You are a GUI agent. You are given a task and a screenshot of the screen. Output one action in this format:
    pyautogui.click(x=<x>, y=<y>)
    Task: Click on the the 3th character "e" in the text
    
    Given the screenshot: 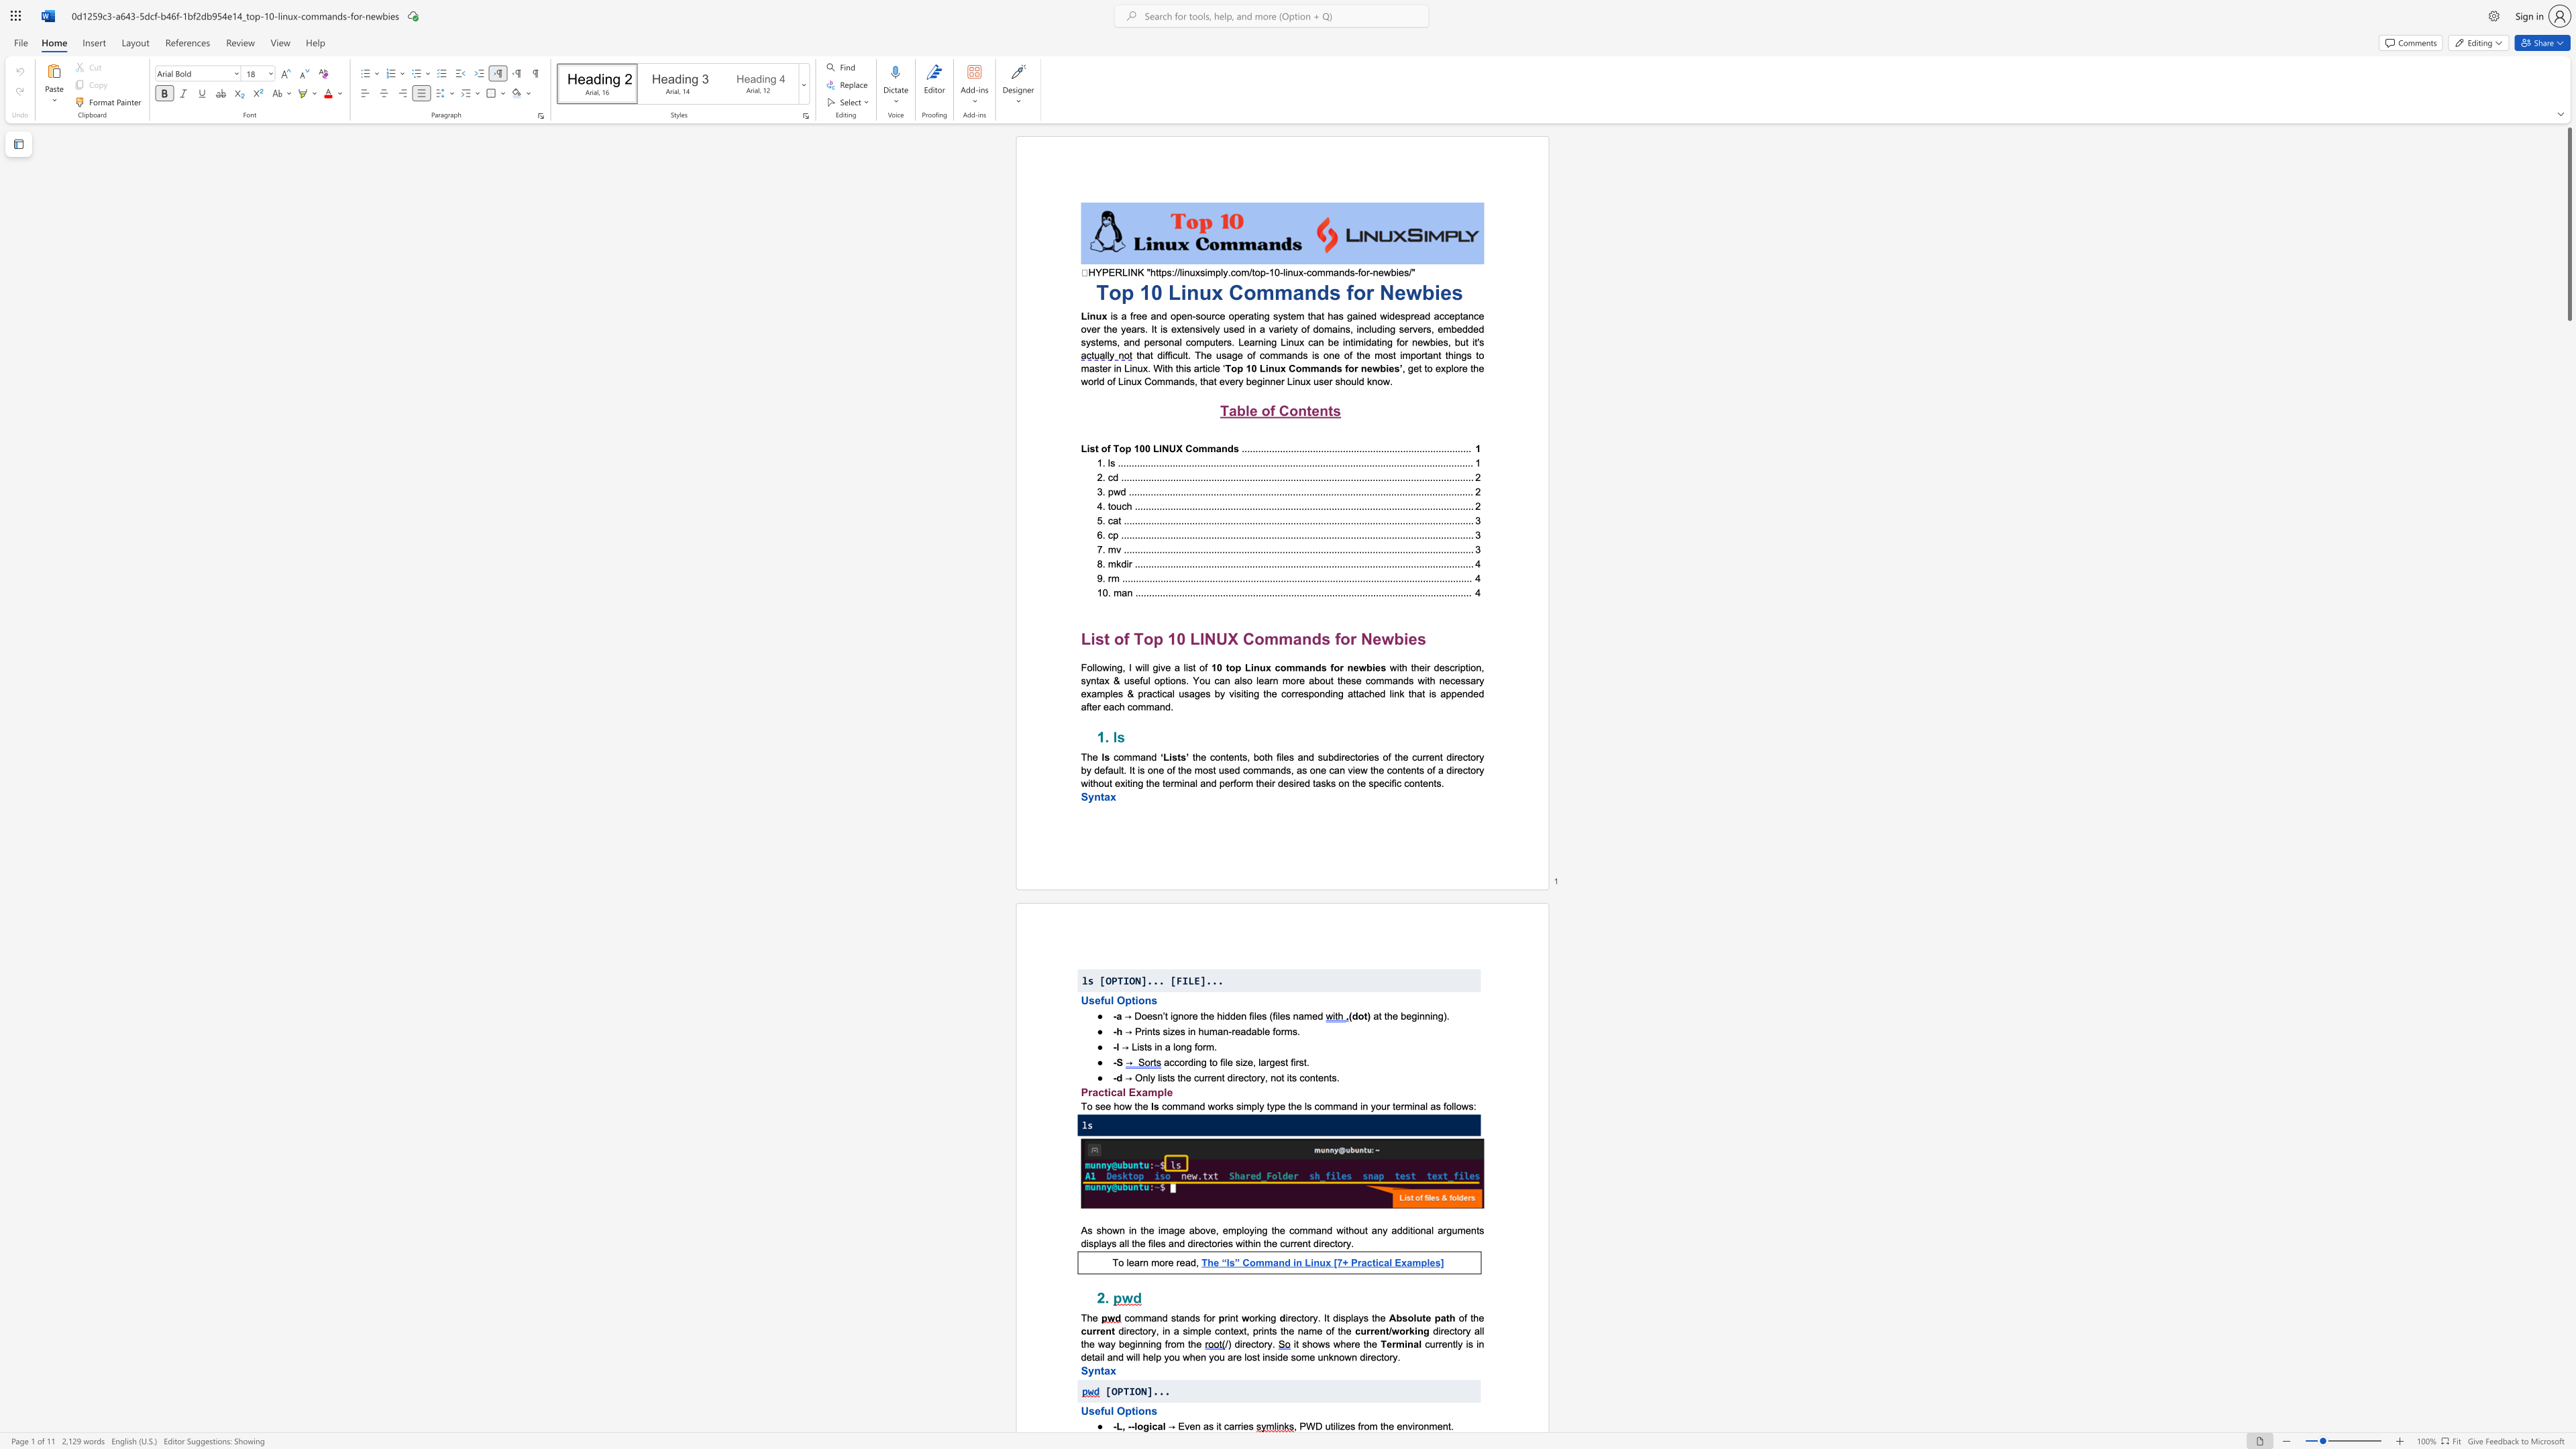 What is the action you would take?
    pyautogui.click(x=1240, y=1077)
    